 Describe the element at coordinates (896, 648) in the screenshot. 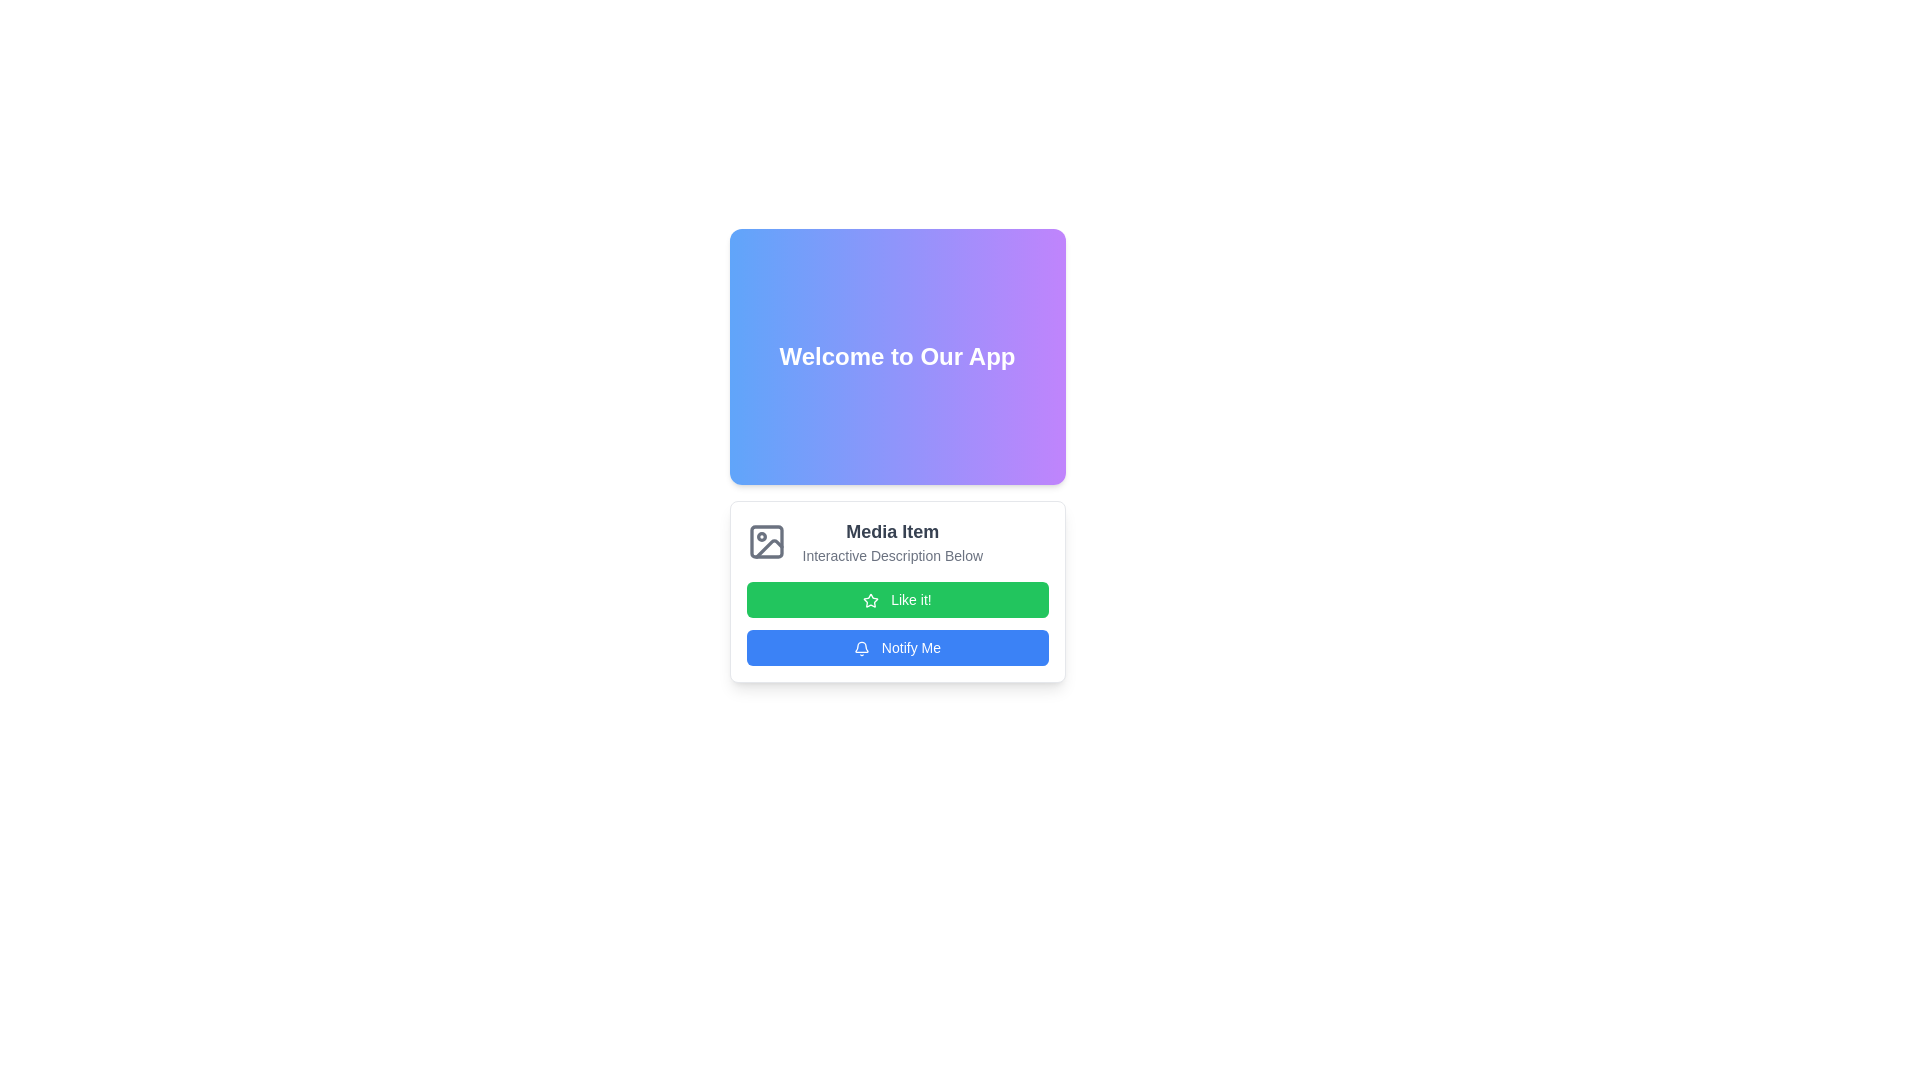

I see `the notification subscription button located below the 'Like it!' button in the vertical group of buttons under the media card to activate its hover state` at that location.